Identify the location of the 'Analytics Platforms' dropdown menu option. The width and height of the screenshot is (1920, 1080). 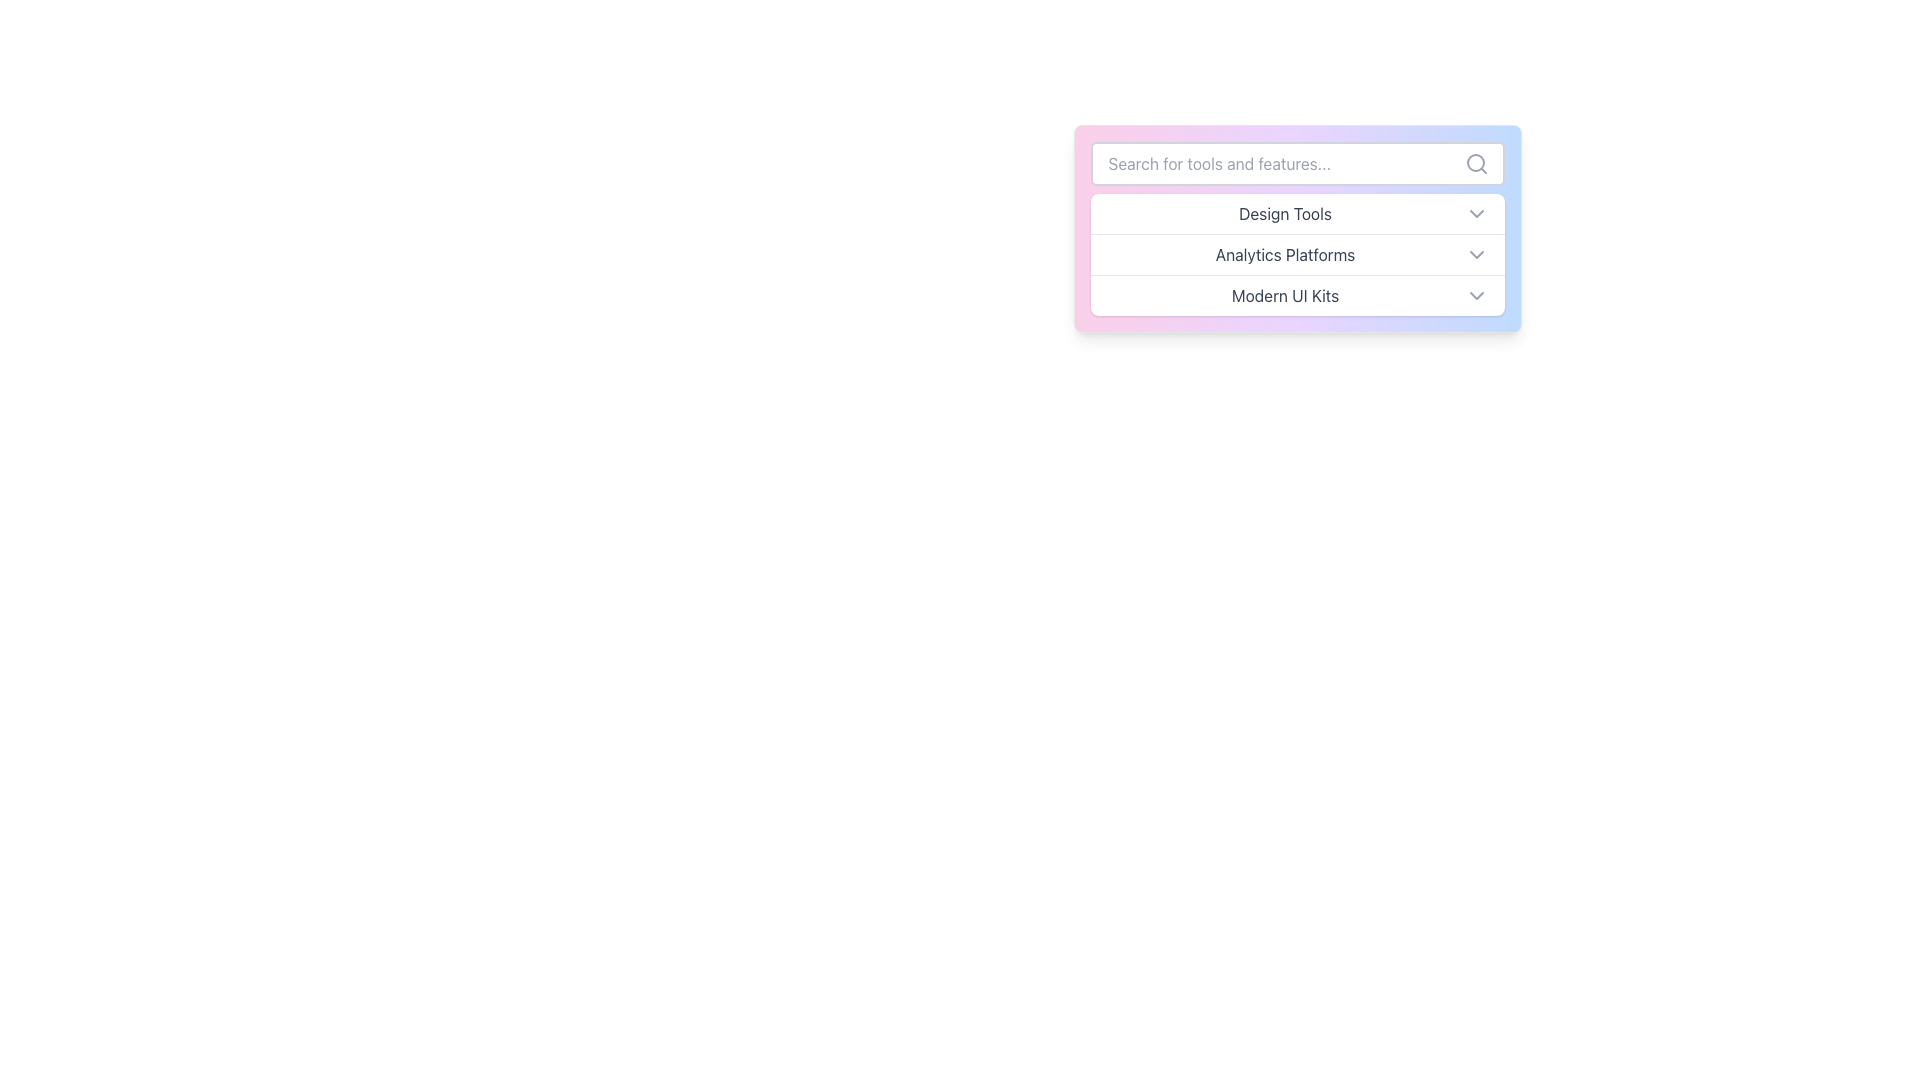
(1297, 253).